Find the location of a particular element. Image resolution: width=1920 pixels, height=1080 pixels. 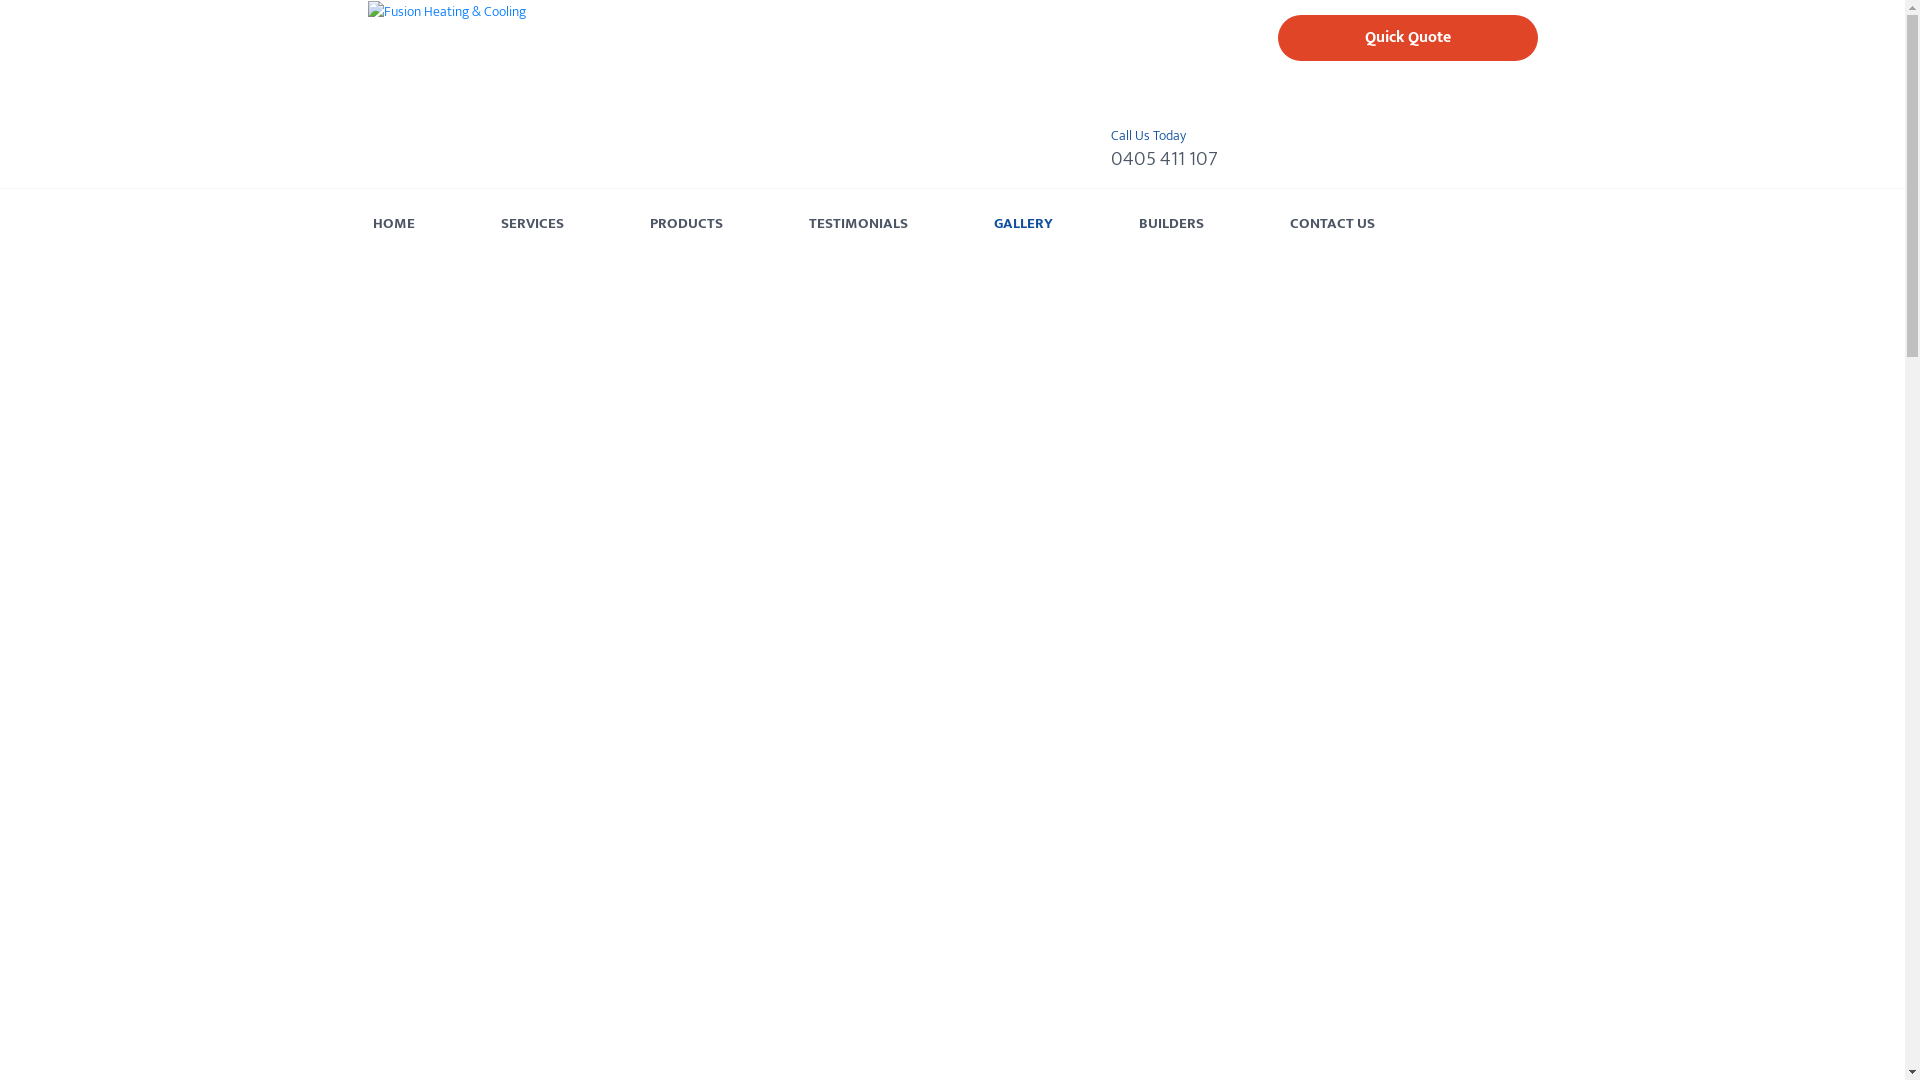

'SERVICES' is located at coordinates (531, 223).